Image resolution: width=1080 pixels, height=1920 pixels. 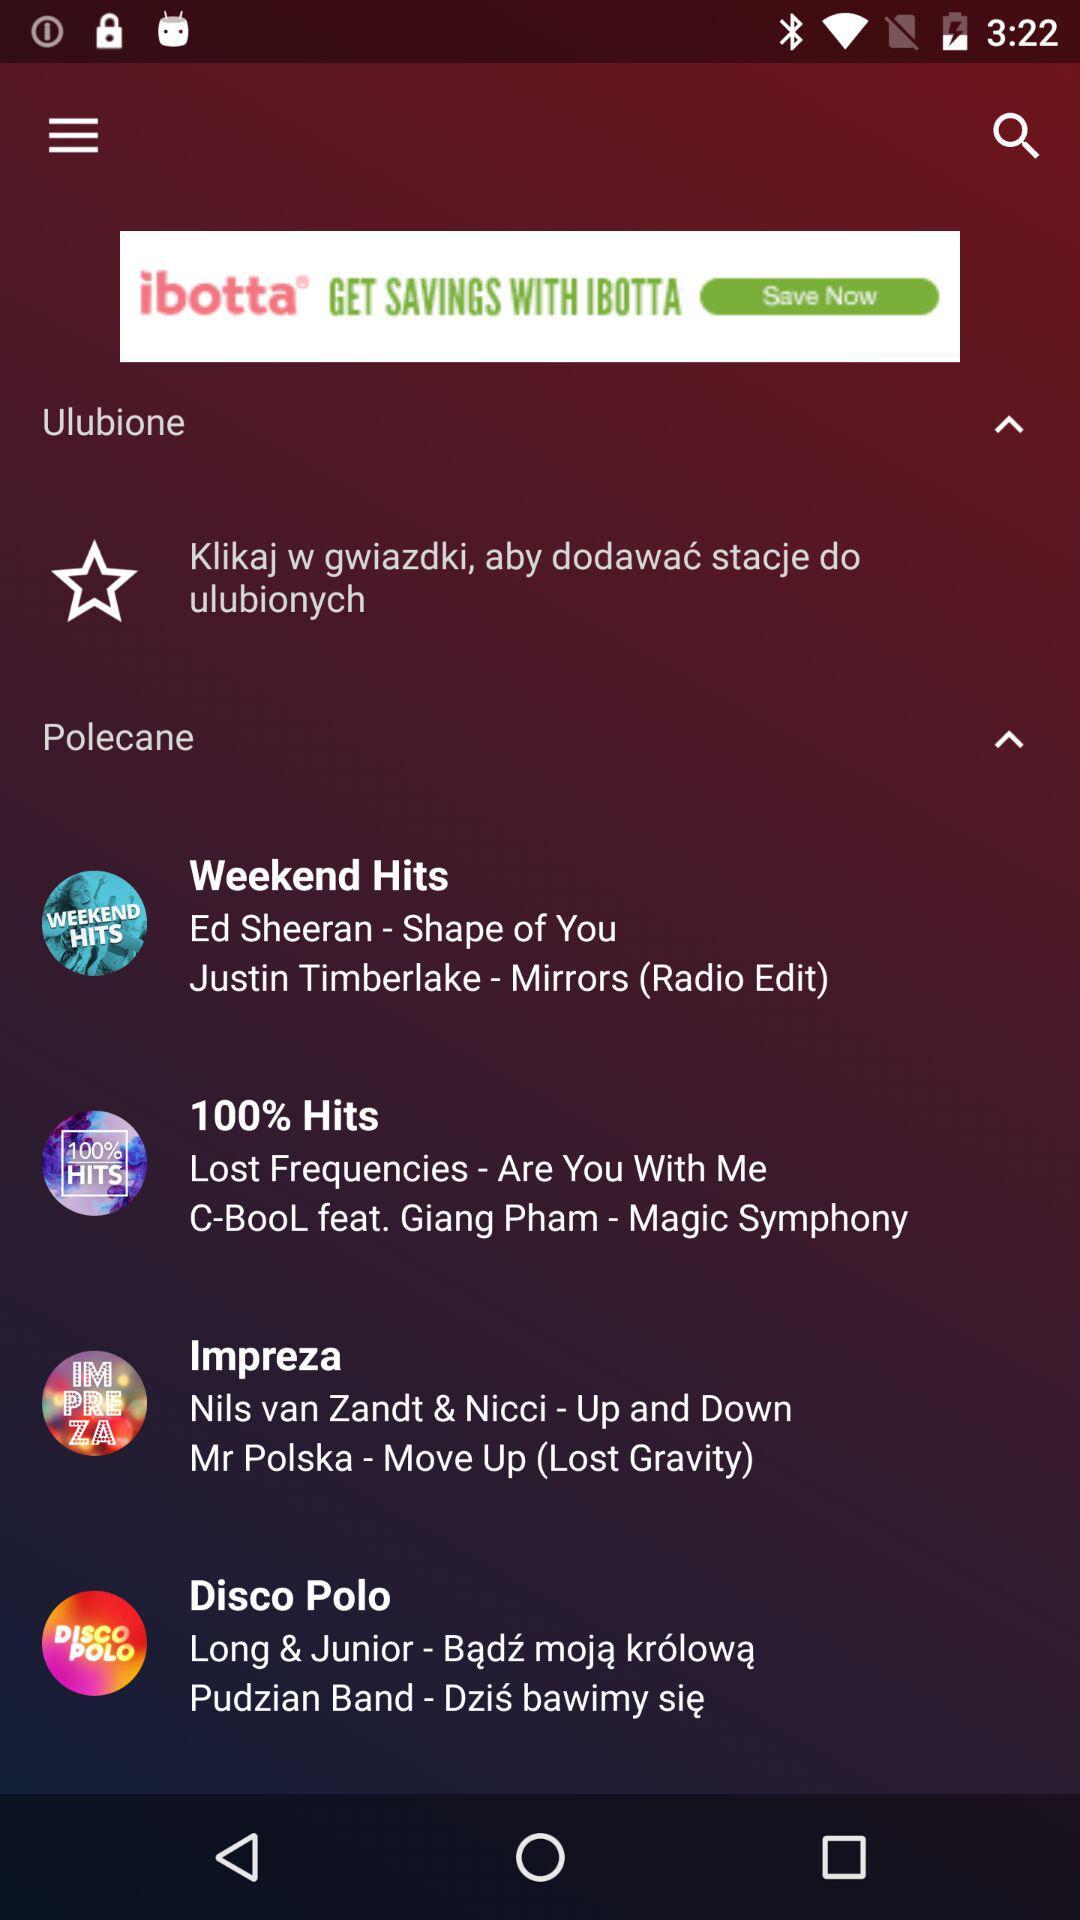 What do you see at coordinates (540, 295) in the screenshot?
I see `ibotta get savings` at bounding box center [540, 295].